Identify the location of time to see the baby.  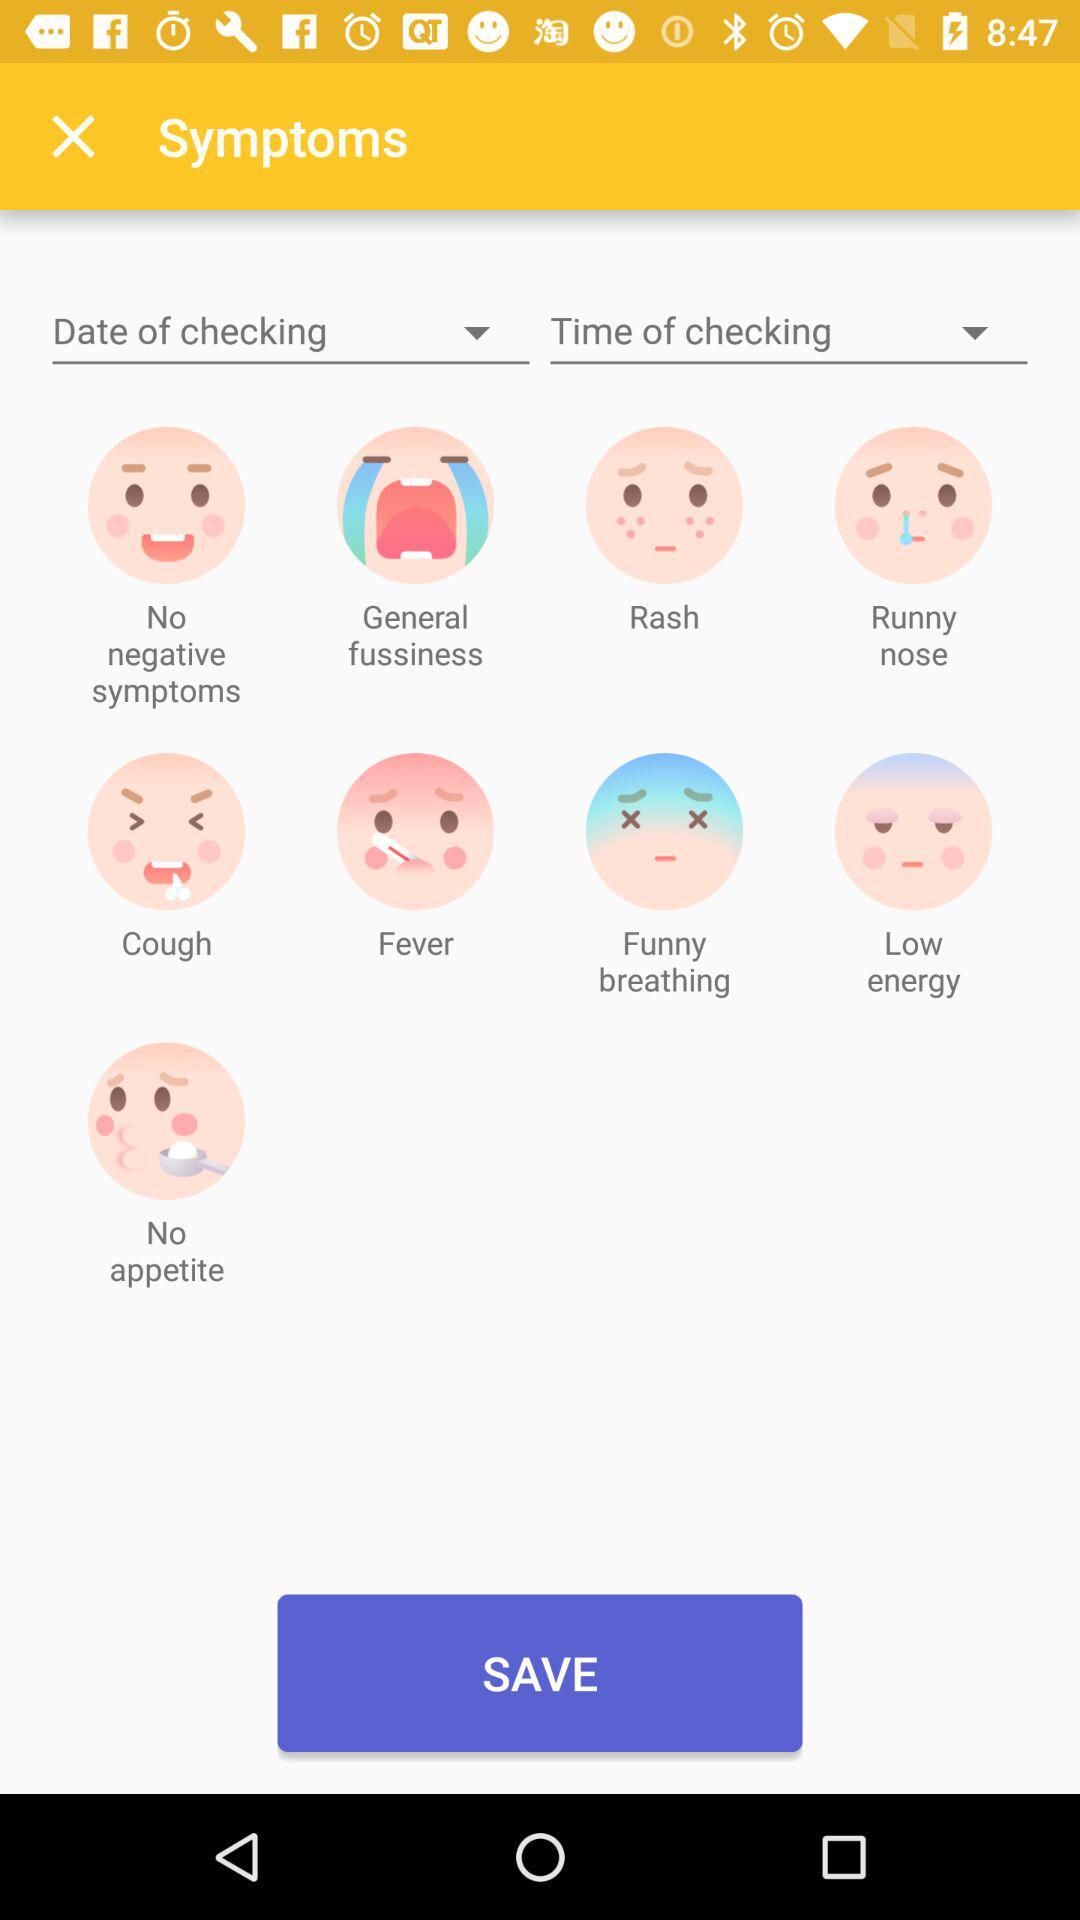
(788, 332).